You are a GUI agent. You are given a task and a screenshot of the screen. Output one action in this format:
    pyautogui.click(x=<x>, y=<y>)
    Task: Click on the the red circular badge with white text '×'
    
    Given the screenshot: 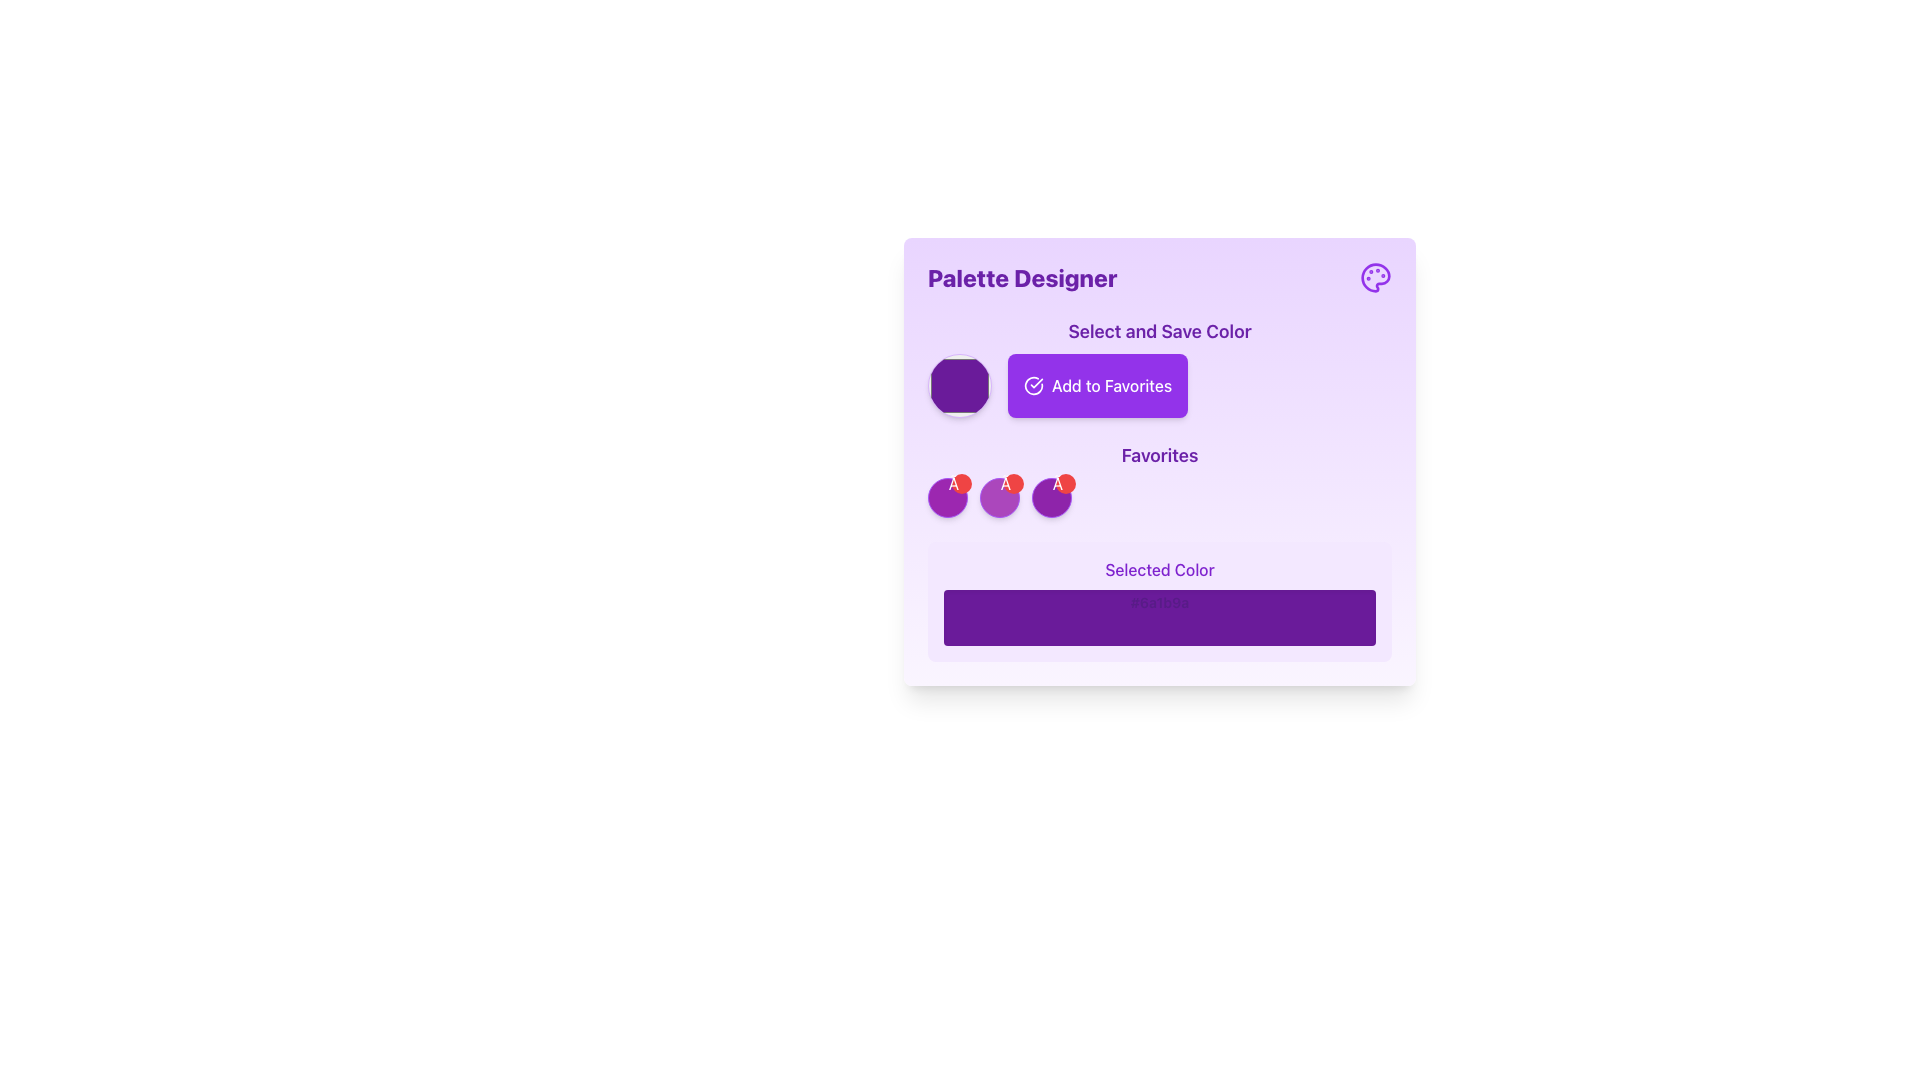 What is the action you would take?
    pyautogui.click(x=1013, y=483)
    